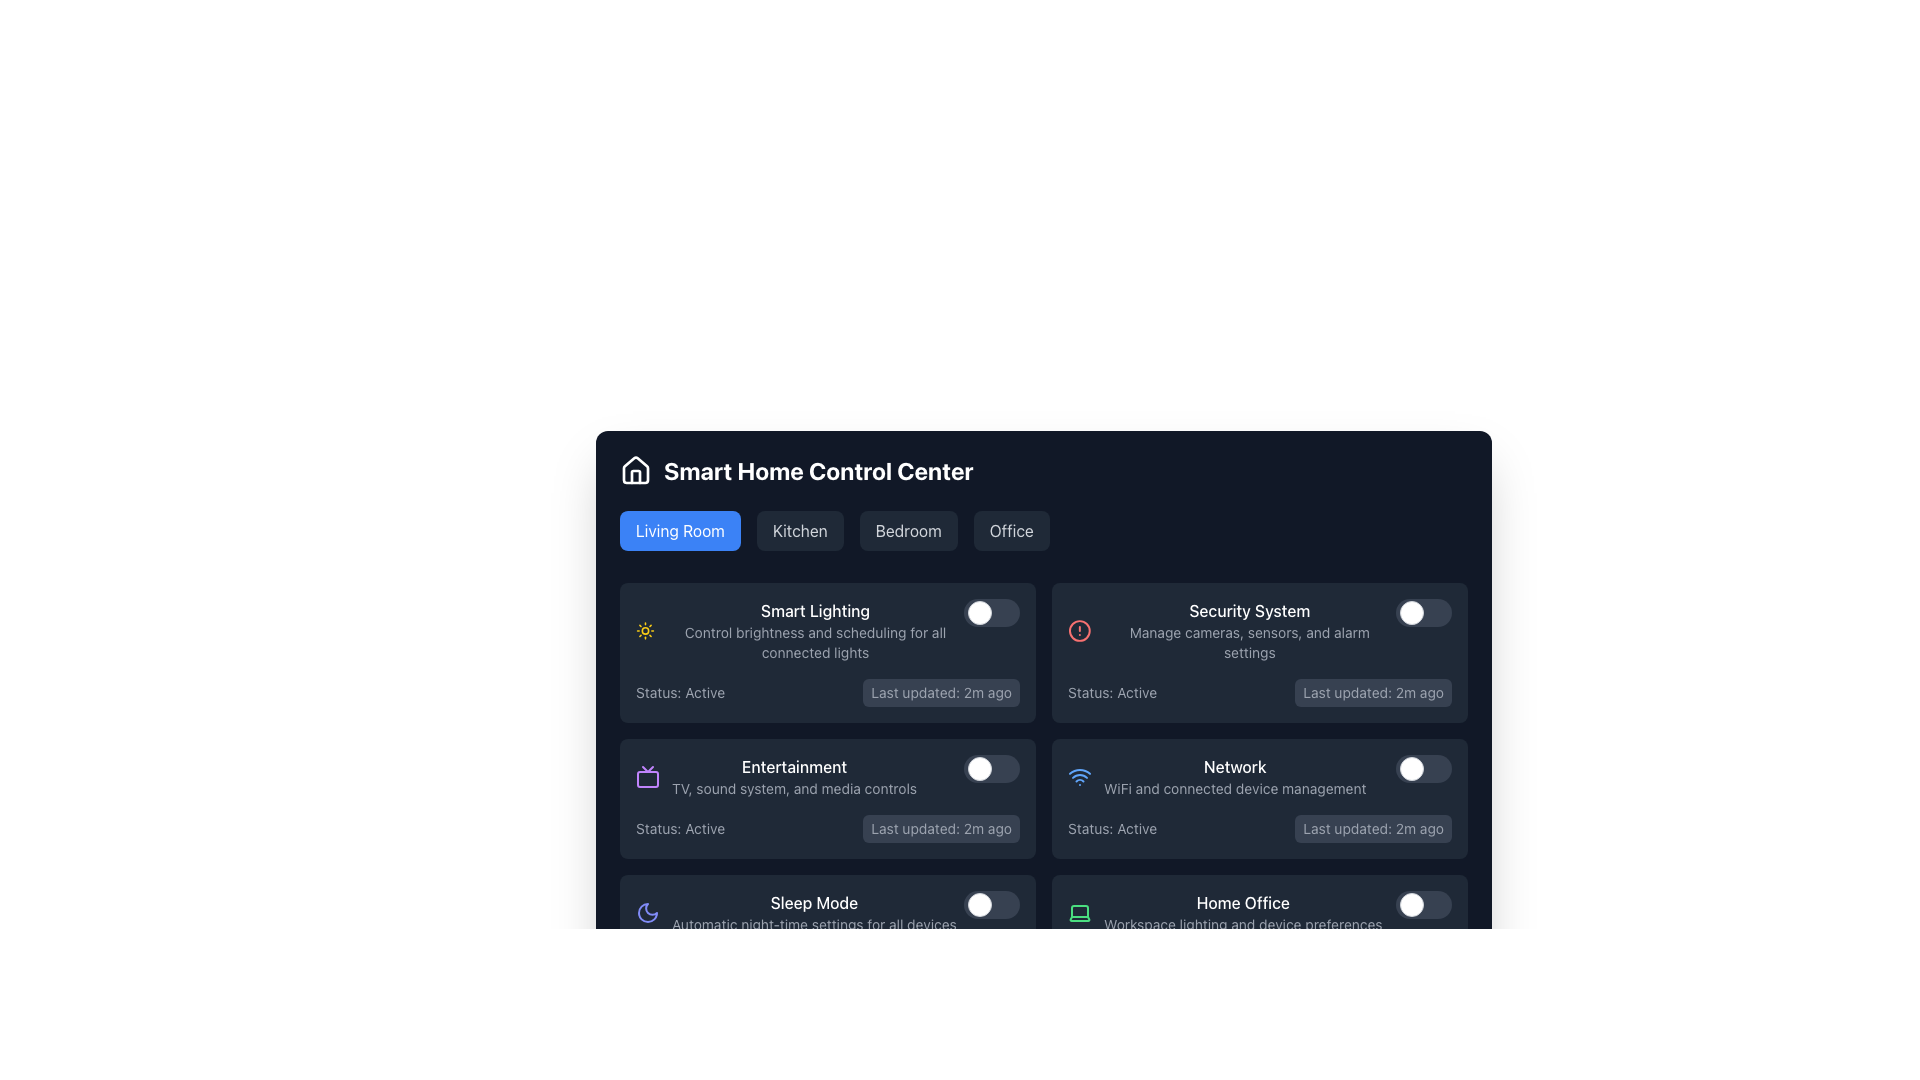 This screenshot has width=1920, height=1080. What do you see at coordinates (814, 925) in the screenshot?
I see `the static text label that provides additional details for the 'Sleep Mode' feature, located below the 'Sleep Mode' text in the smart home control settings panel` at bounding box center [814, 925].